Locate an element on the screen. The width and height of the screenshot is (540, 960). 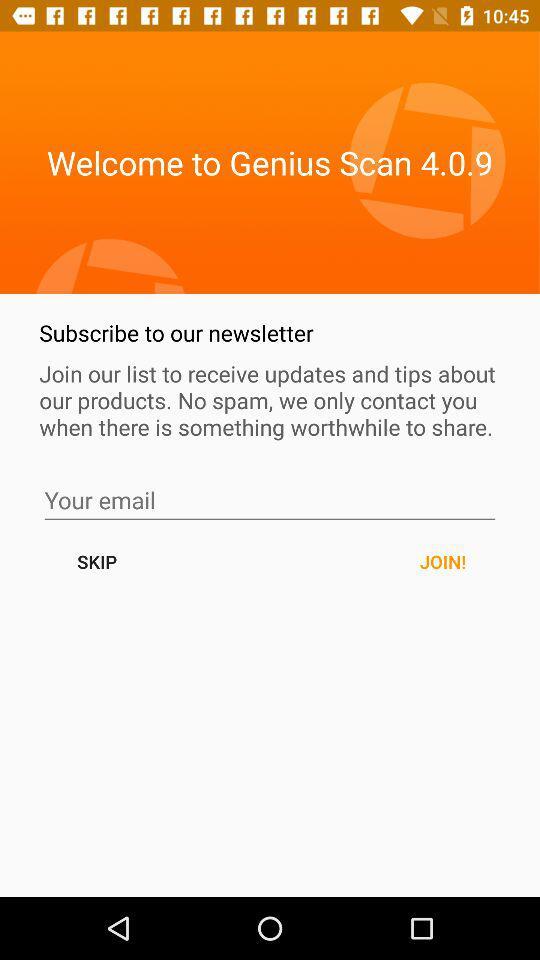
the button on the right is located at coordinates (442, 561).